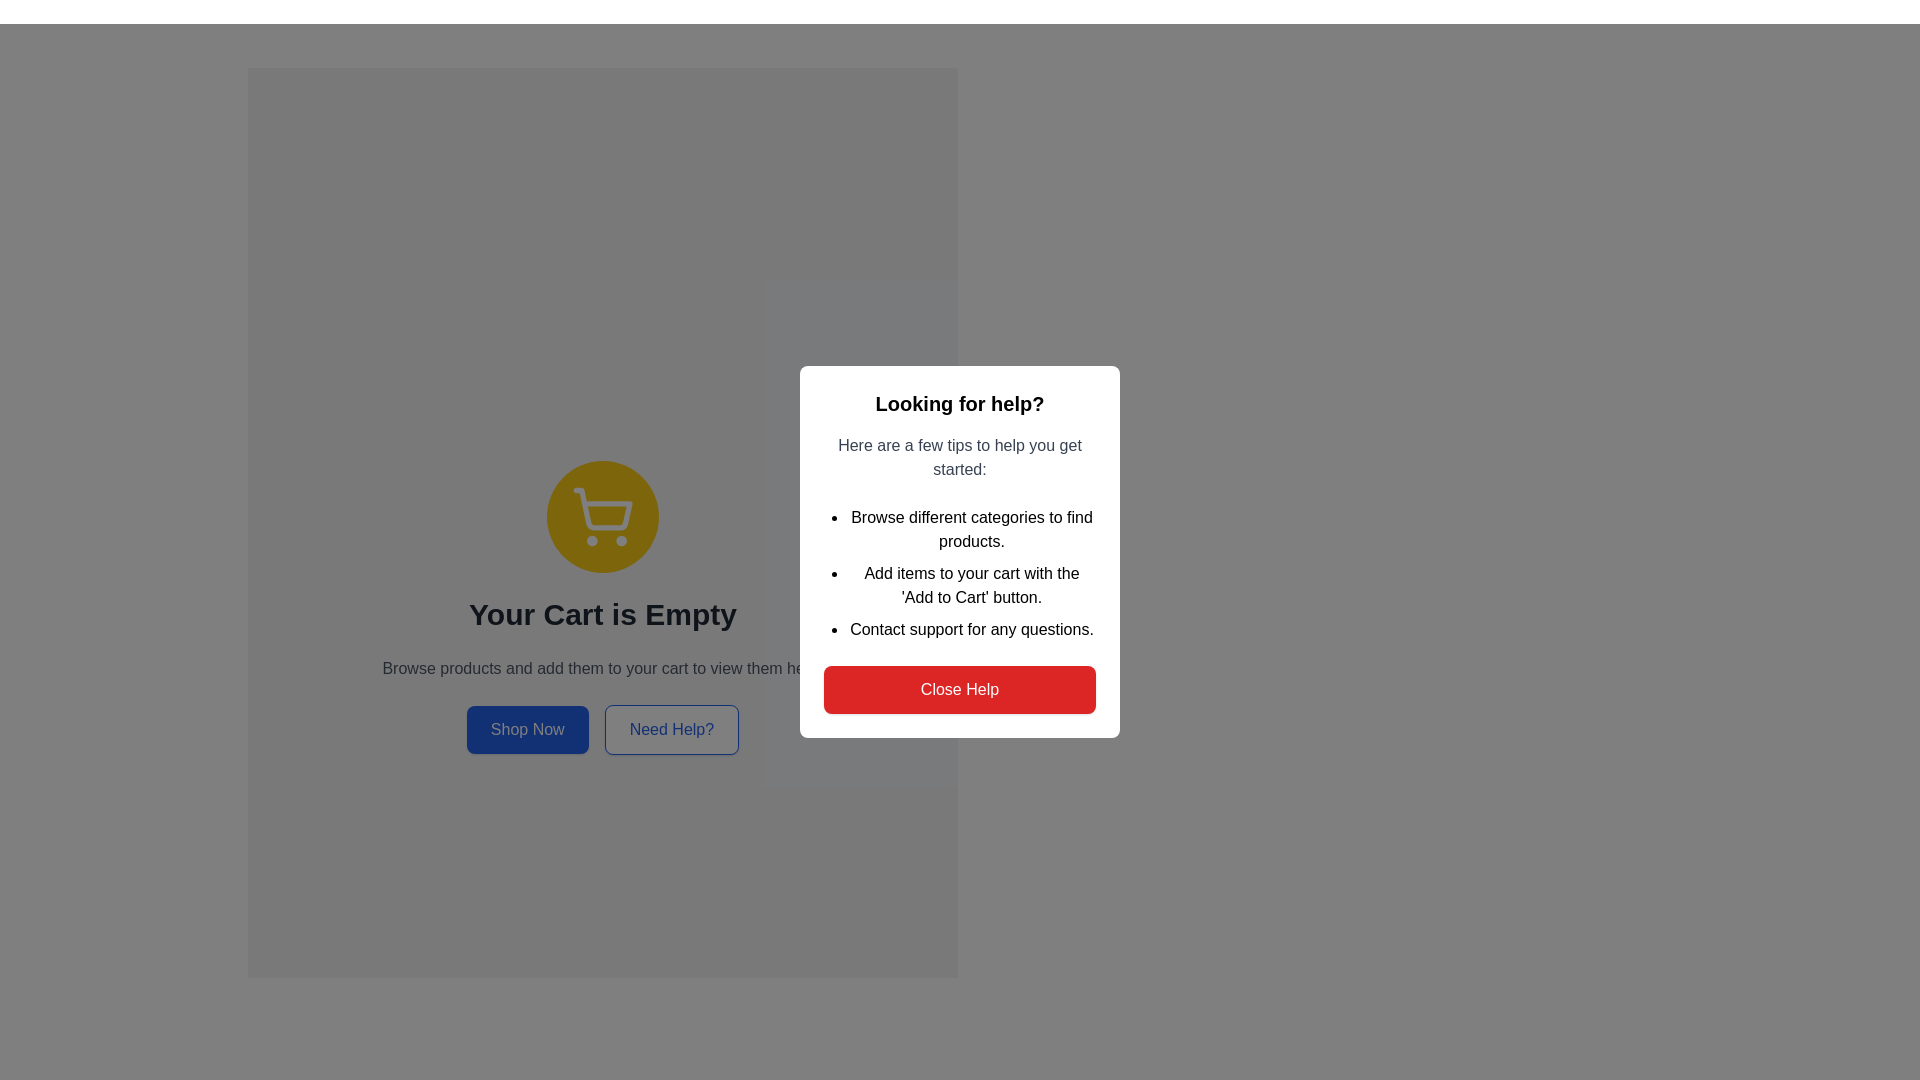 The height and width of the screenshot is (1080, 1920). What do you see at coordinates (960, 689) in the screenshot?
I see `the close button at the bottom of the help dialogue box to change its color` at bounding box center [960, 689].